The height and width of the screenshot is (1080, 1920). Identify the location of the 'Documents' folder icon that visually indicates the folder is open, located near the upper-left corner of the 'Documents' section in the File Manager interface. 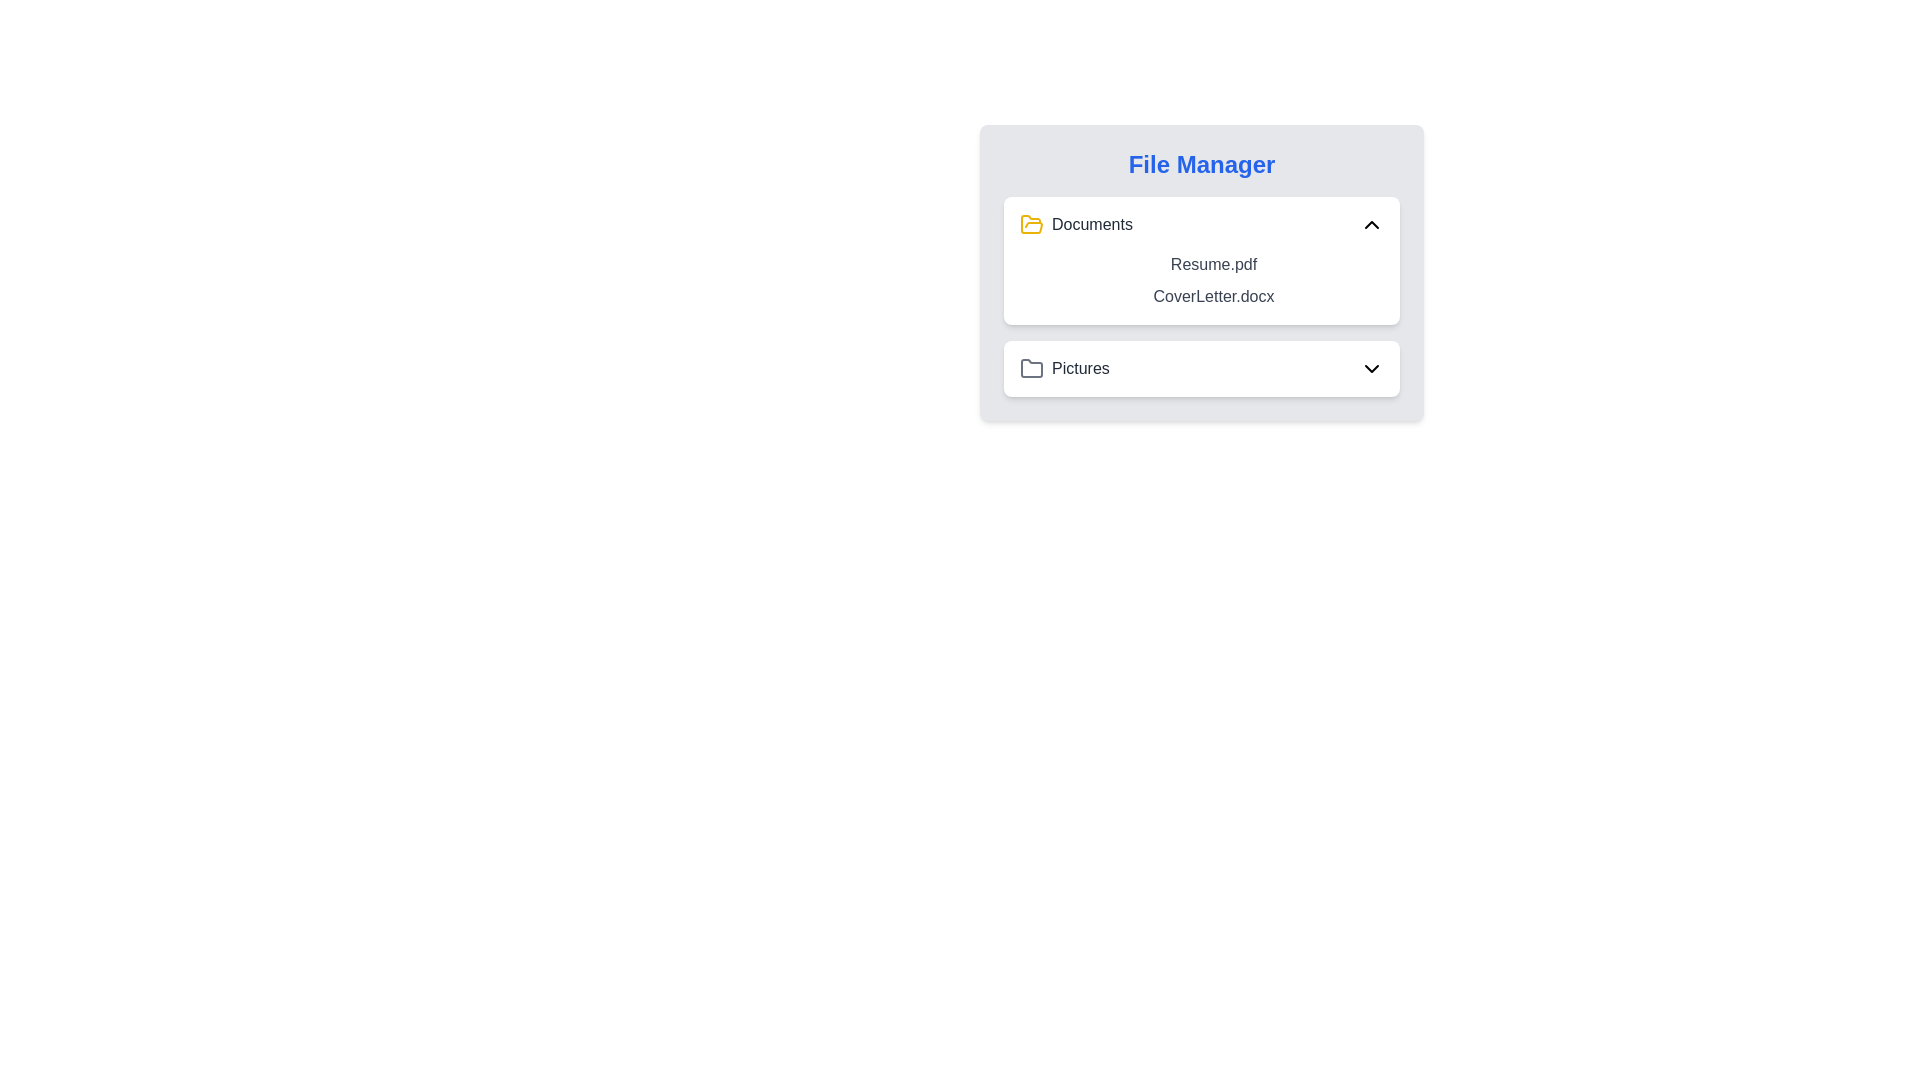
(1032, 224).